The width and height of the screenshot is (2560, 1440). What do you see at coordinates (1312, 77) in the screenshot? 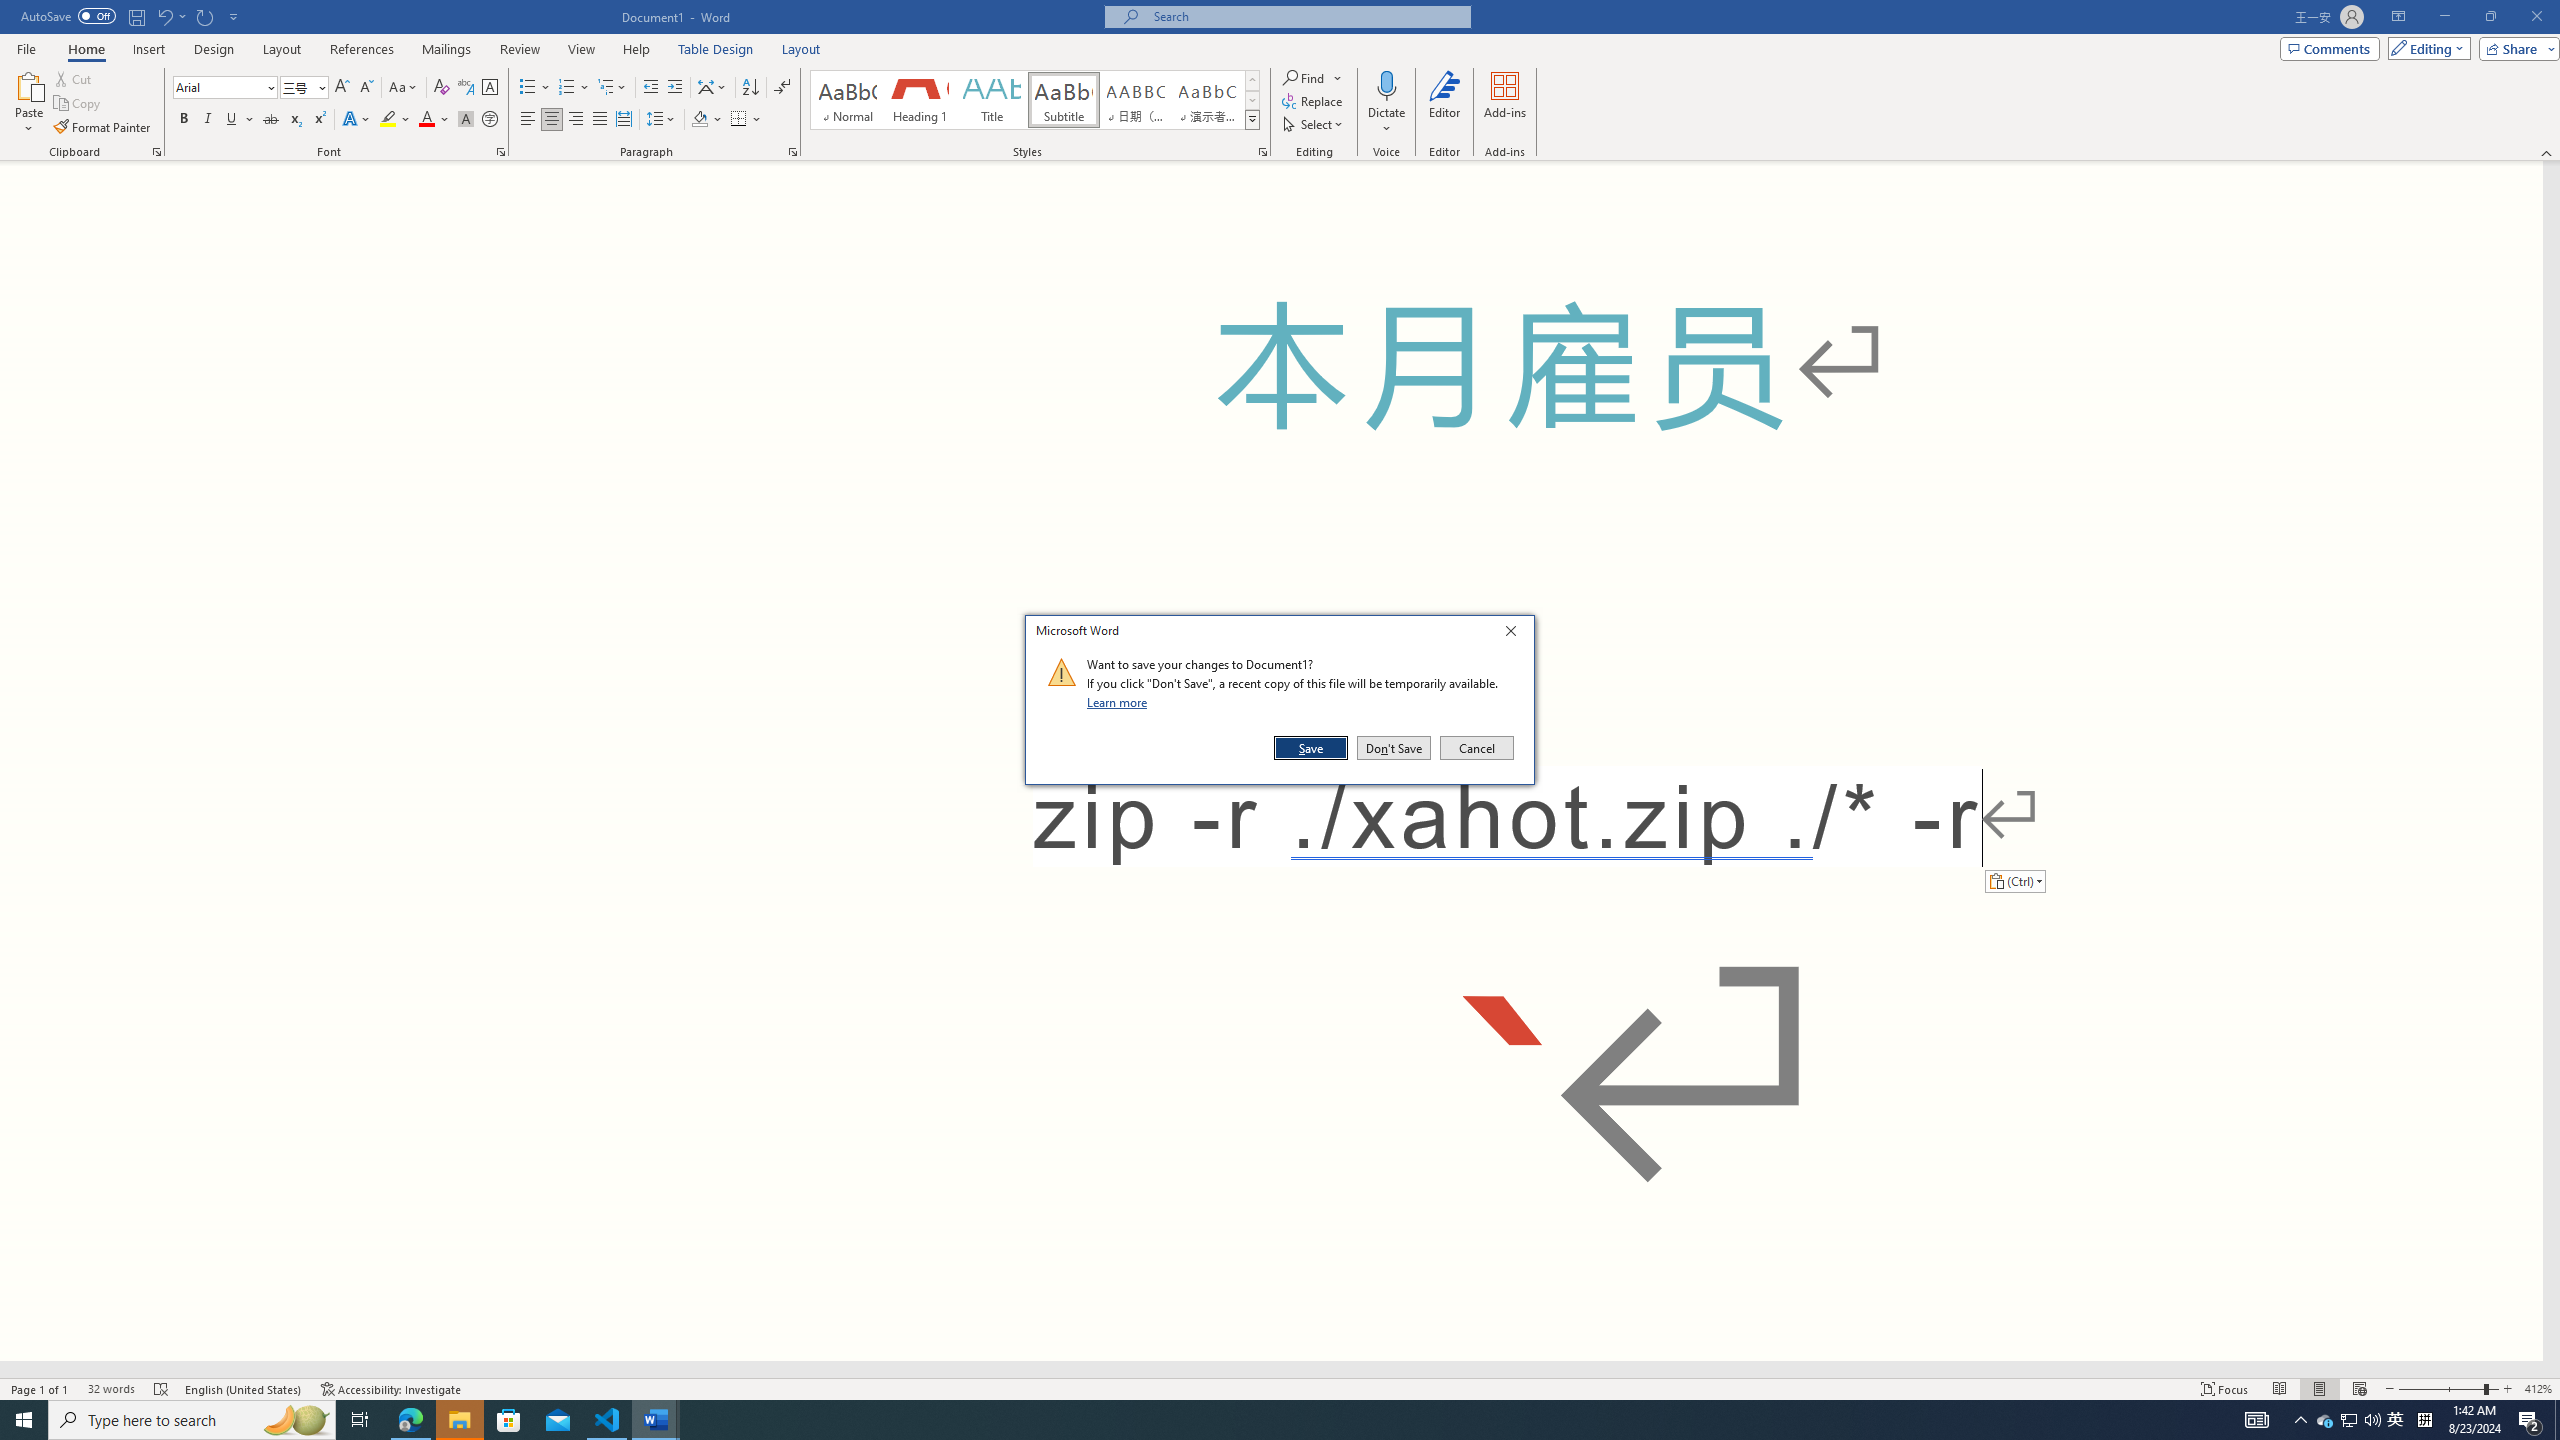
I see `'Find'` at bounding box center [1312, 77].